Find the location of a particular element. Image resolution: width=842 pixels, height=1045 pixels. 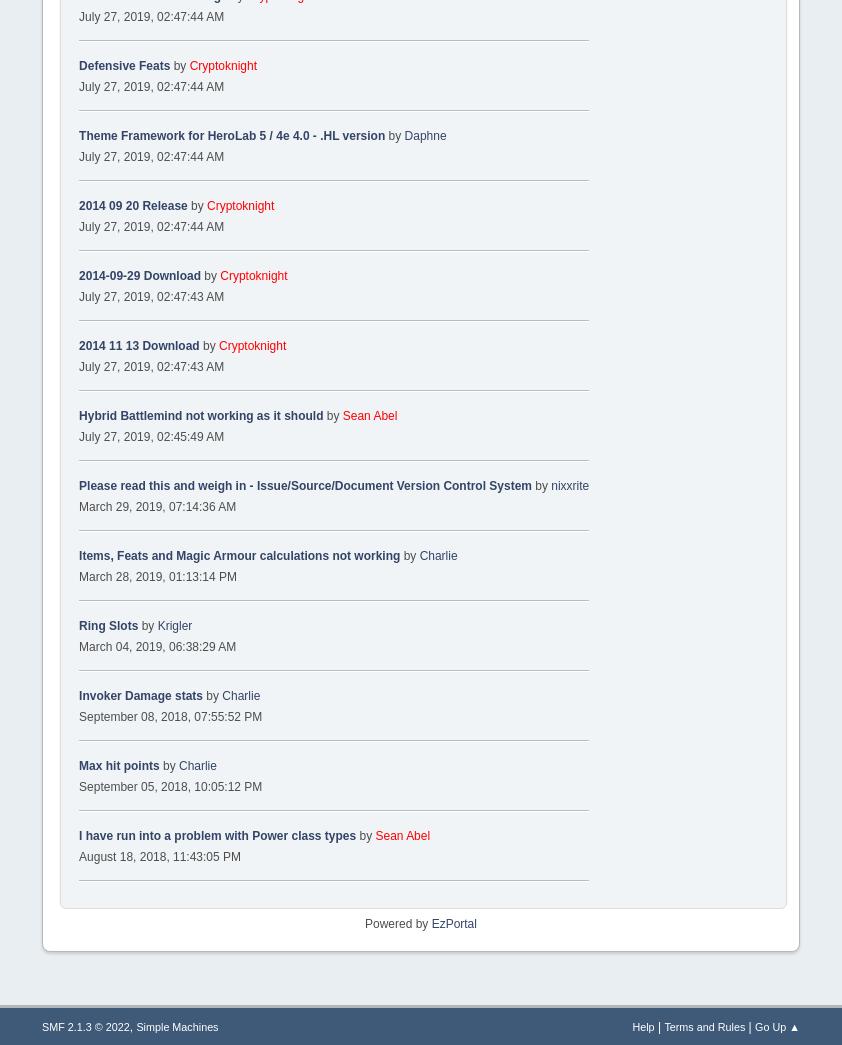

'I have run into a problem with Power class types' is located at coordinates (217, 833).